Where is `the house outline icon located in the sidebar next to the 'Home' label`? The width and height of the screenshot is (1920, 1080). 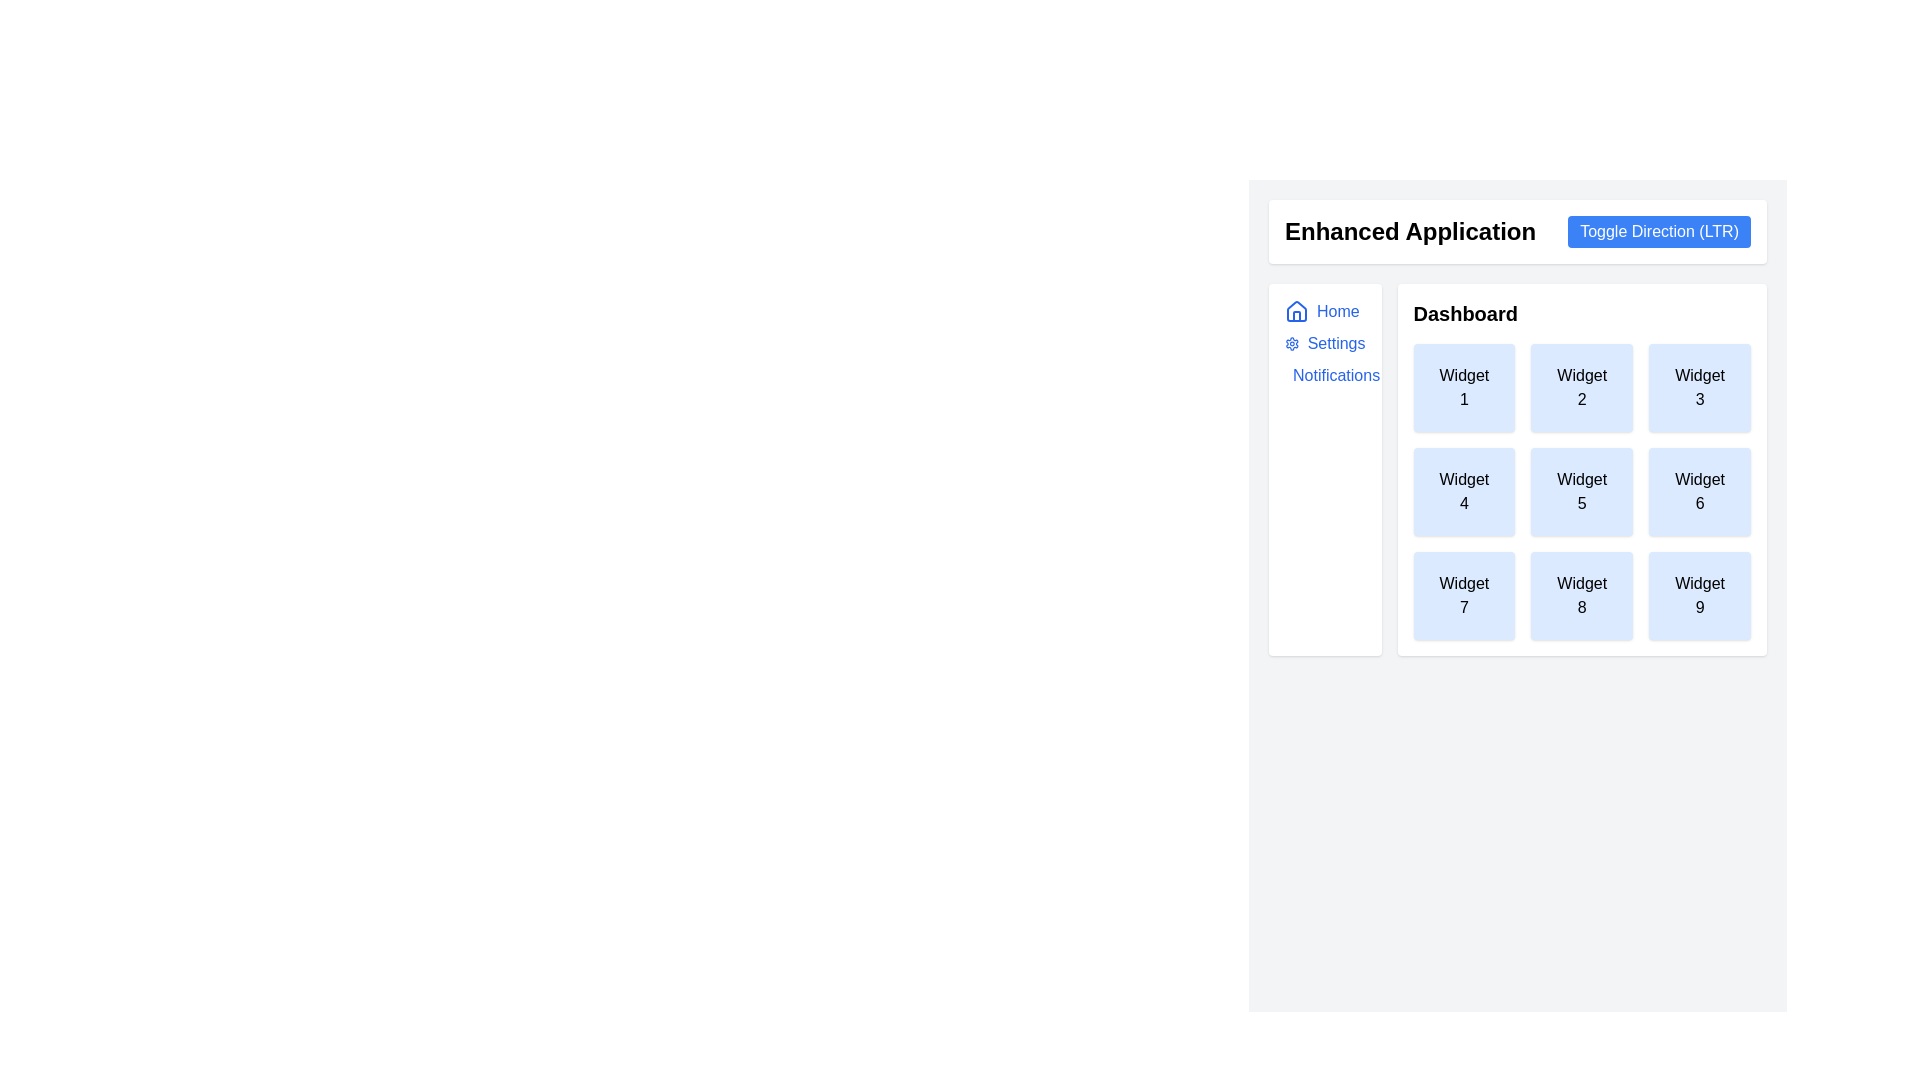 the house outline icon located in the sidebar next to the 'Home' label is located at coordinates (1296, 311).